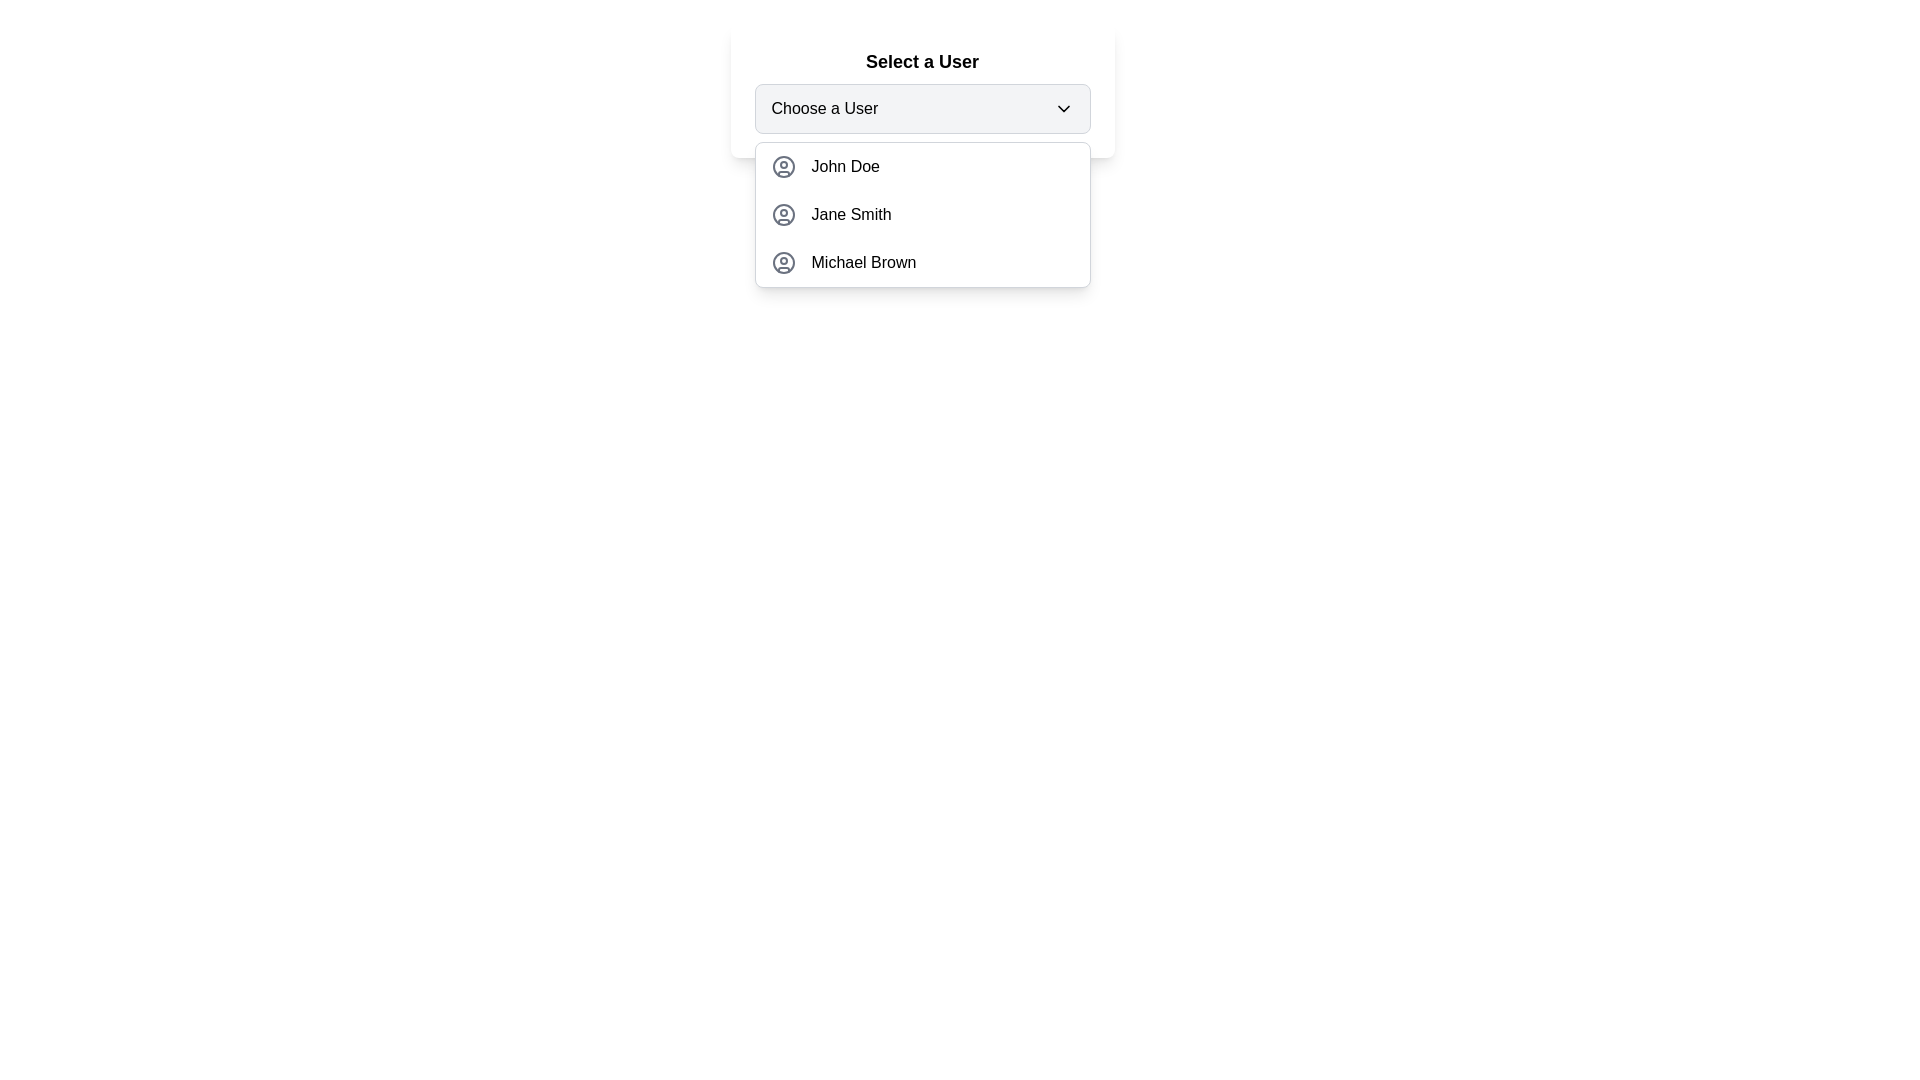  What do you see at coordinates (782, 215) in the screenshot?
I see `the outer border of the user avatar icon for 'Jane Smith' in the 'Select a User' dropdown list` at bounding box center [782, 215].